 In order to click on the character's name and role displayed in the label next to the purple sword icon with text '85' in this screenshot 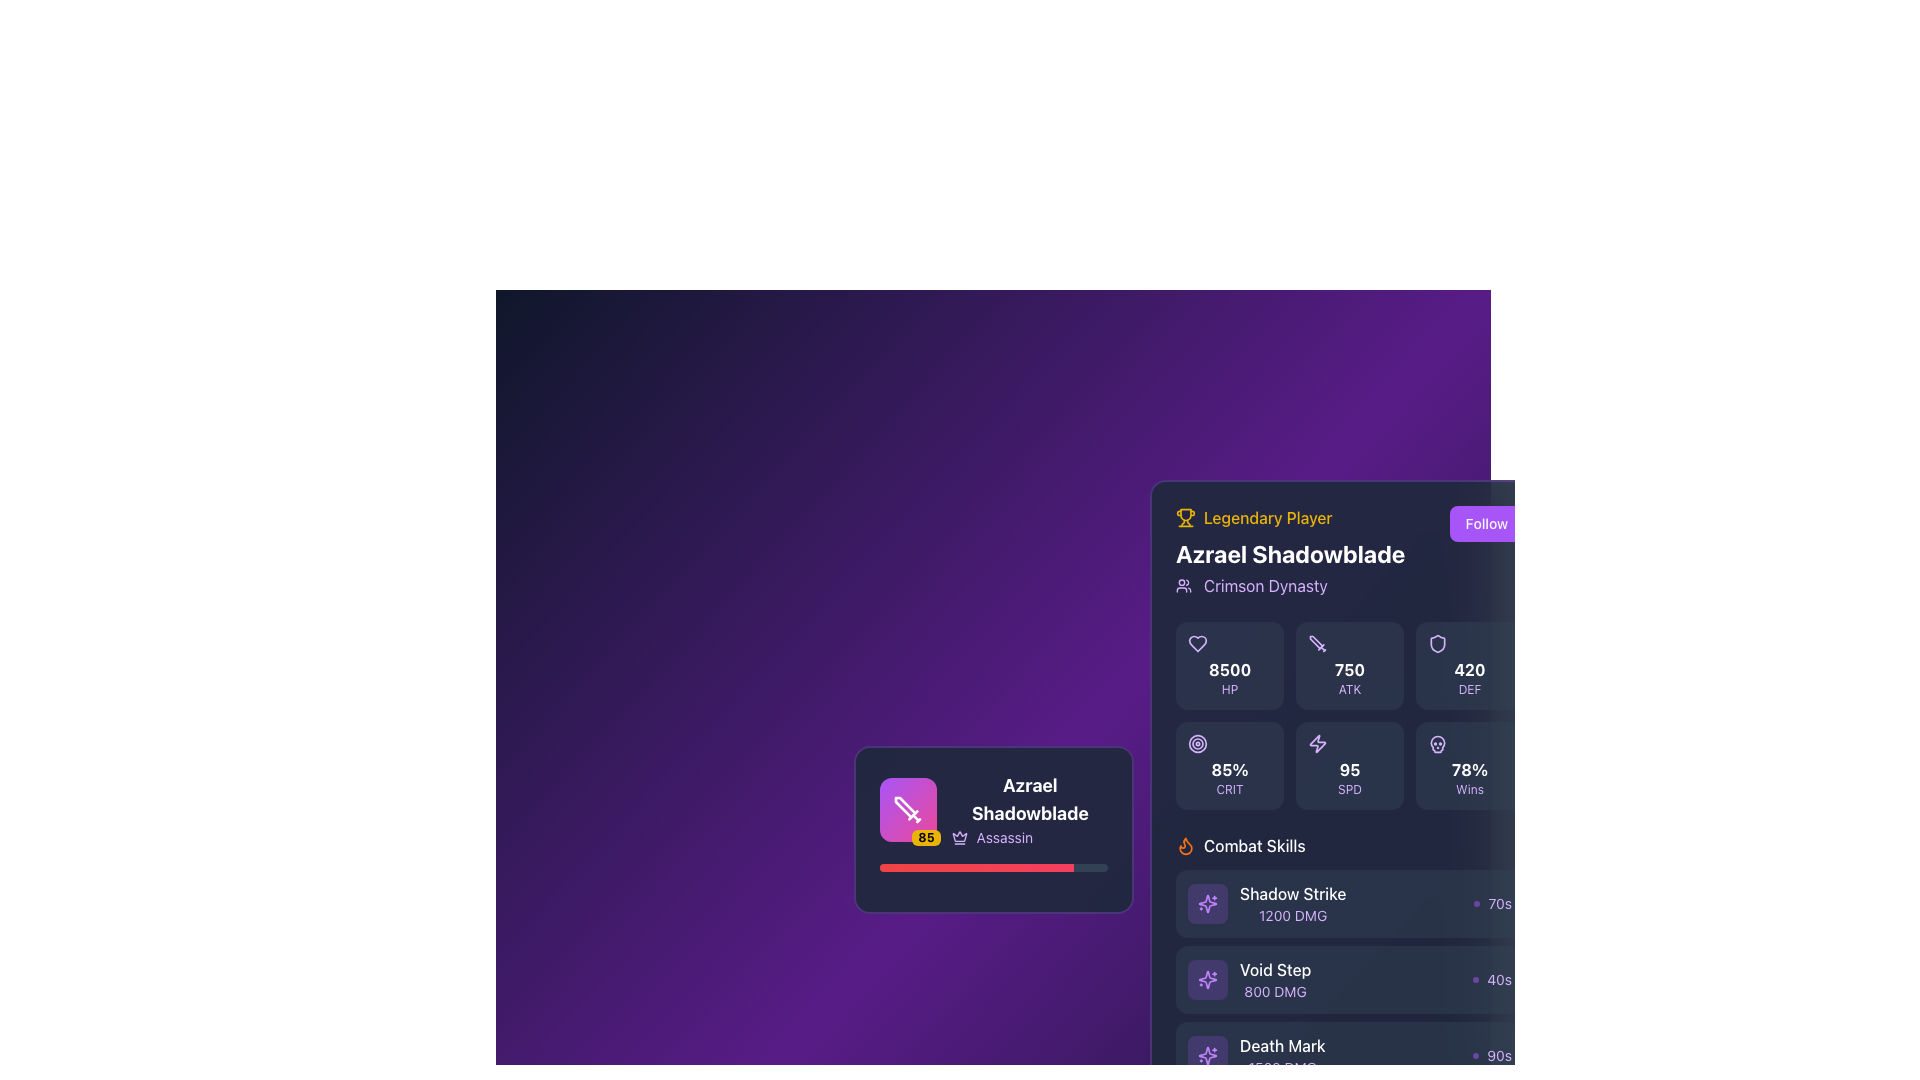, I will do `click(1029, 810)`.